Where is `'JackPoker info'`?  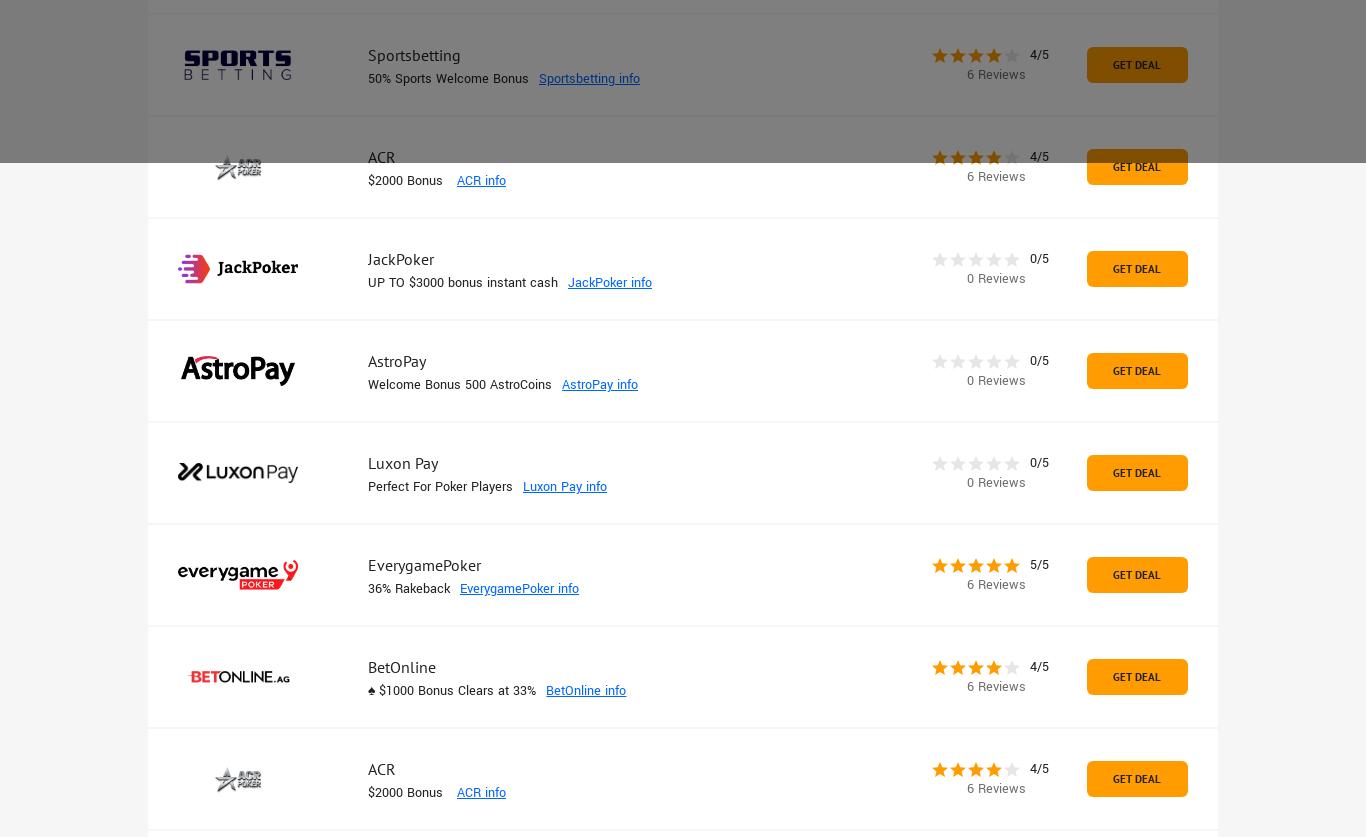
'JackPoker info' is located at coordinates (609, 282).